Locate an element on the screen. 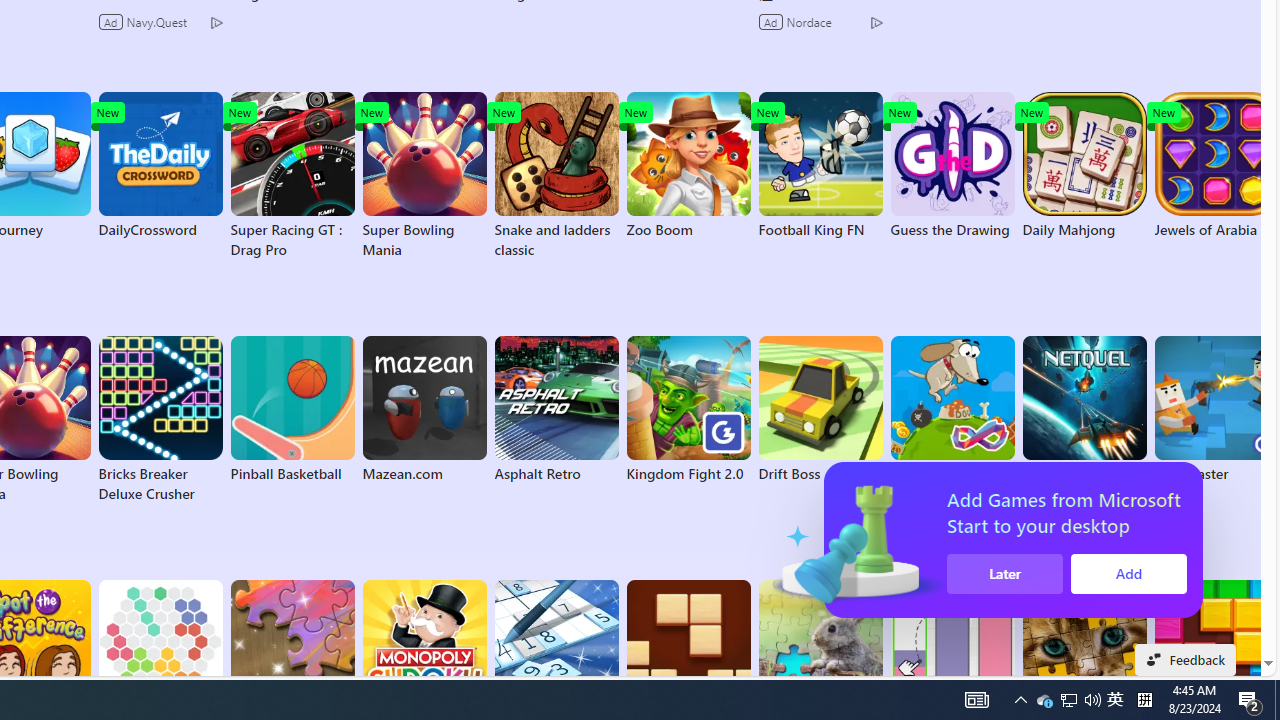 The width and height of the screenshot is (1280, 720). 'Hungry Dog FRVR' is located at coordinates (951, 409).